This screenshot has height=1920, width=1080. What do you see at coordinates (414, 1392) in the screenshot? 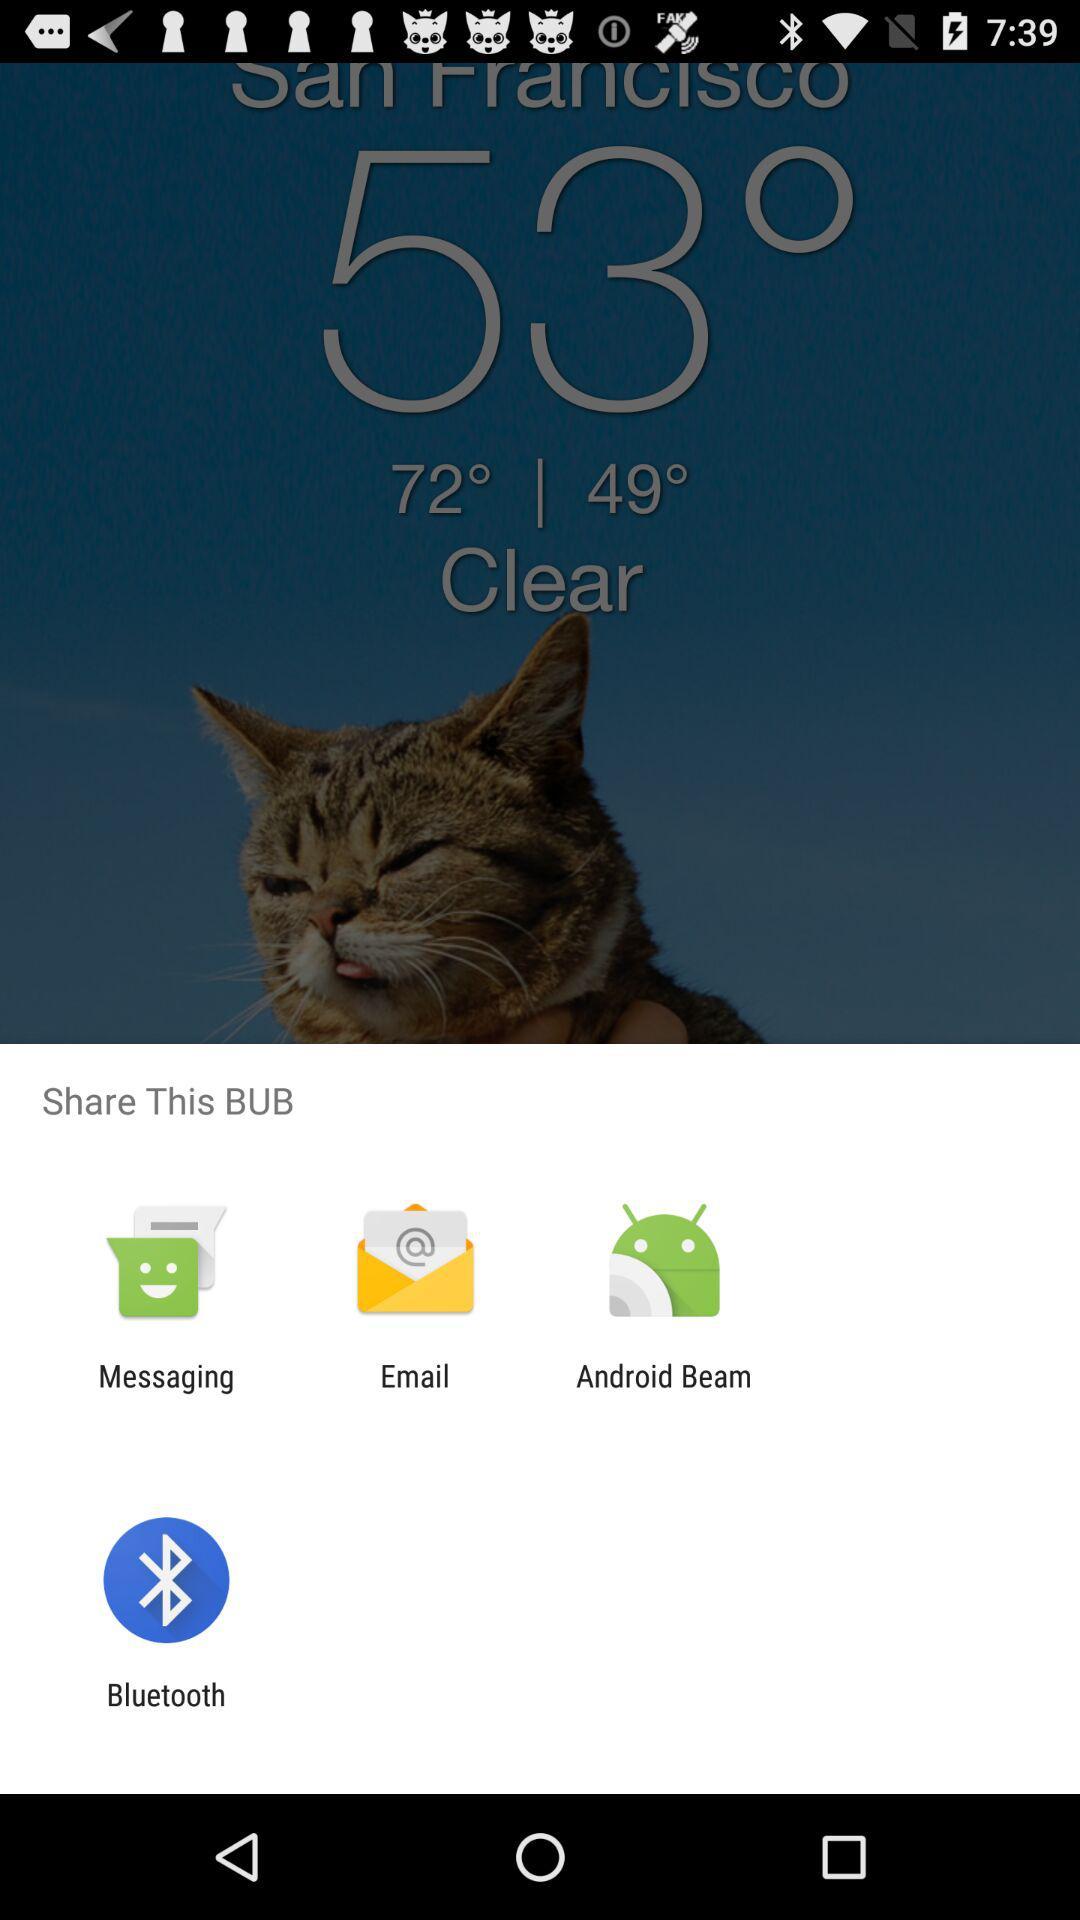
I see `the item next to messaging app` at bounding box center [414, 1392].